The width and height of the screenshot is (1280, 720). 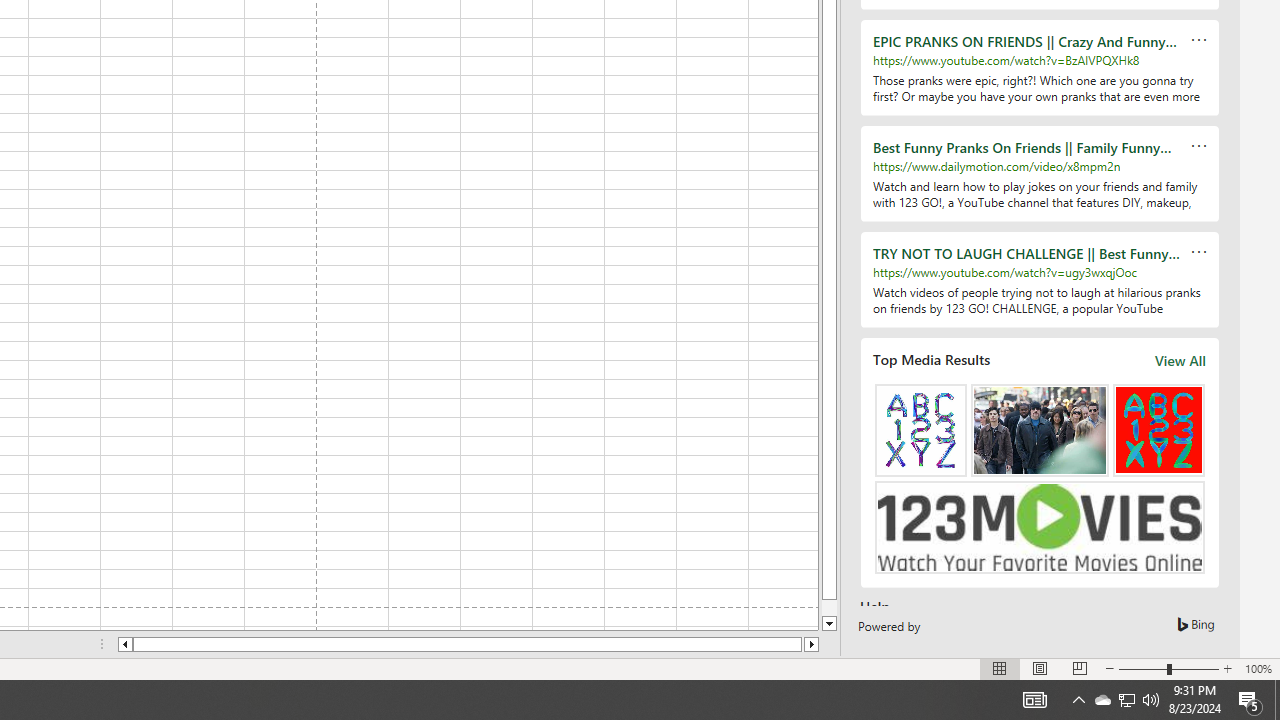 I want to click on 'AutomationID: 4105', so click(x=1034, y=698).